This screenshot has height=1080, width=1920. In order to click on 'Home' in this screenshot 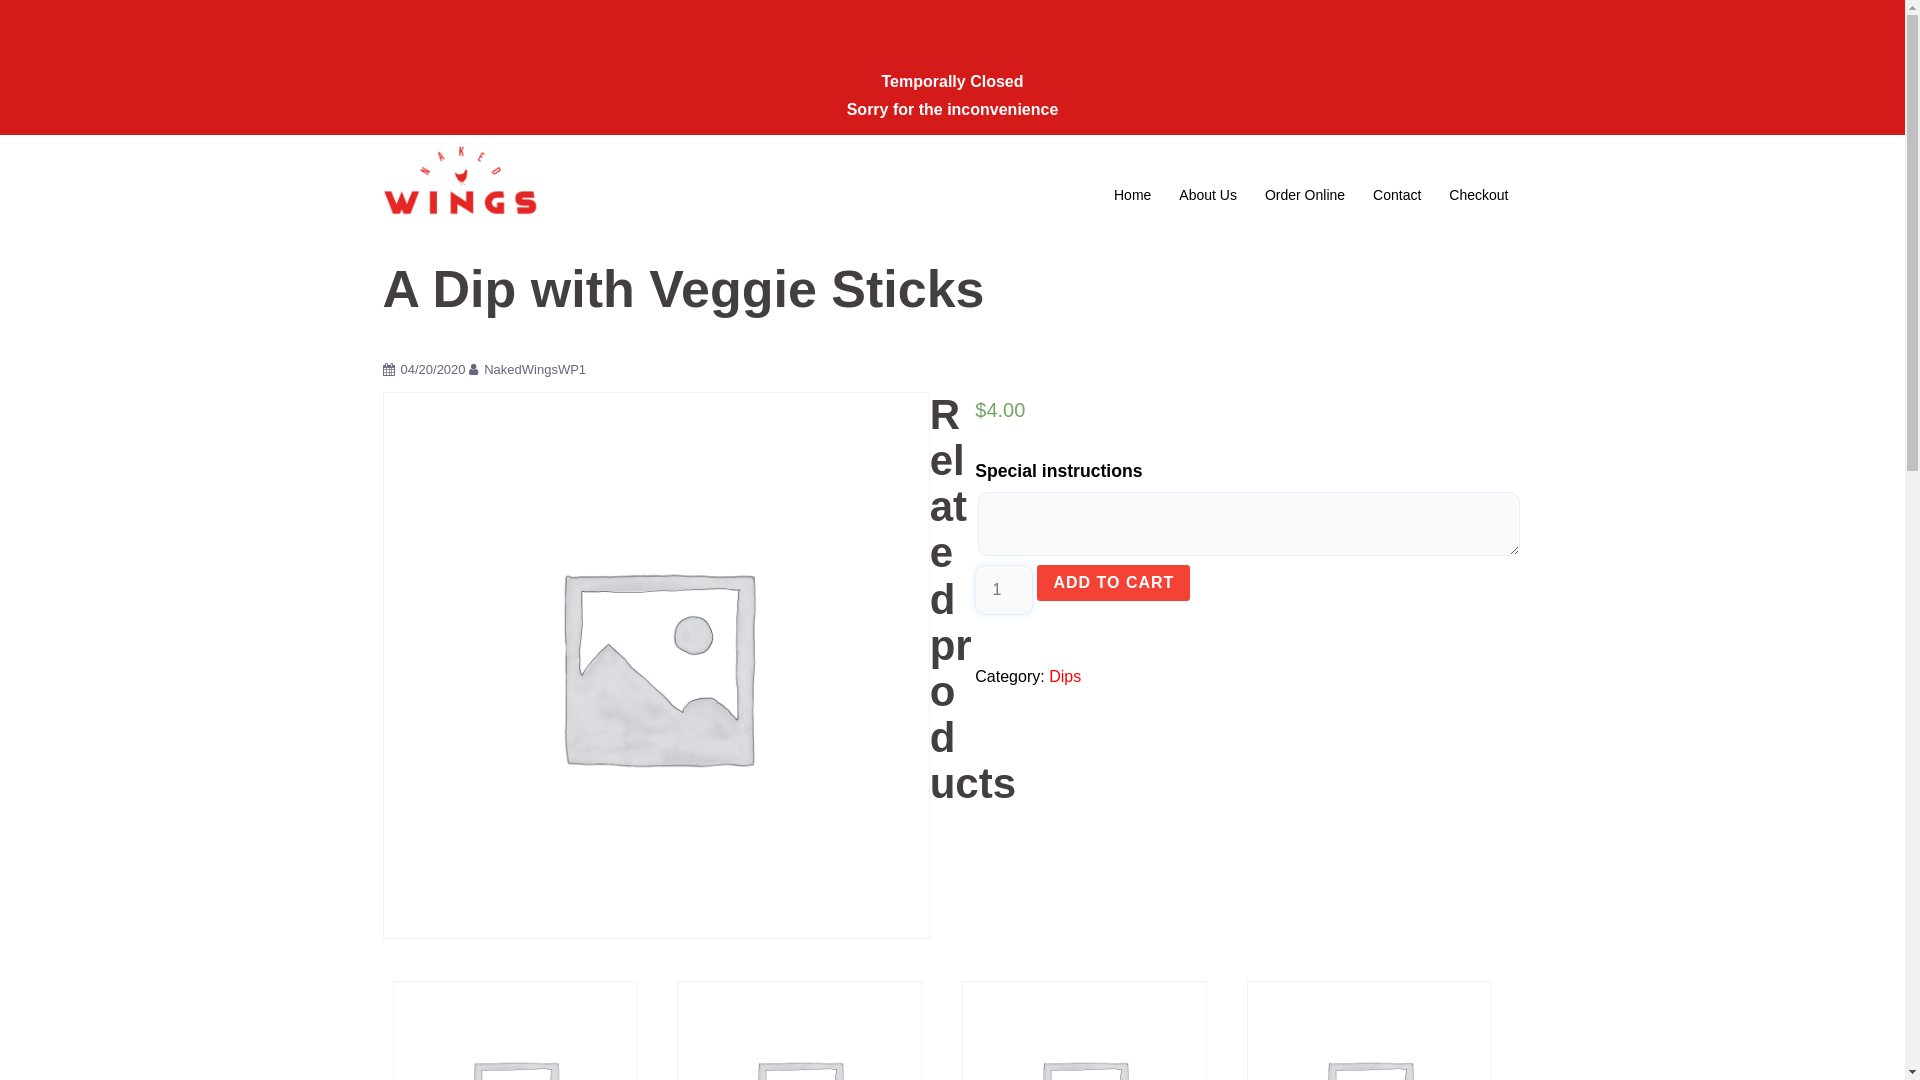, I will do `click(1132, 195)`.